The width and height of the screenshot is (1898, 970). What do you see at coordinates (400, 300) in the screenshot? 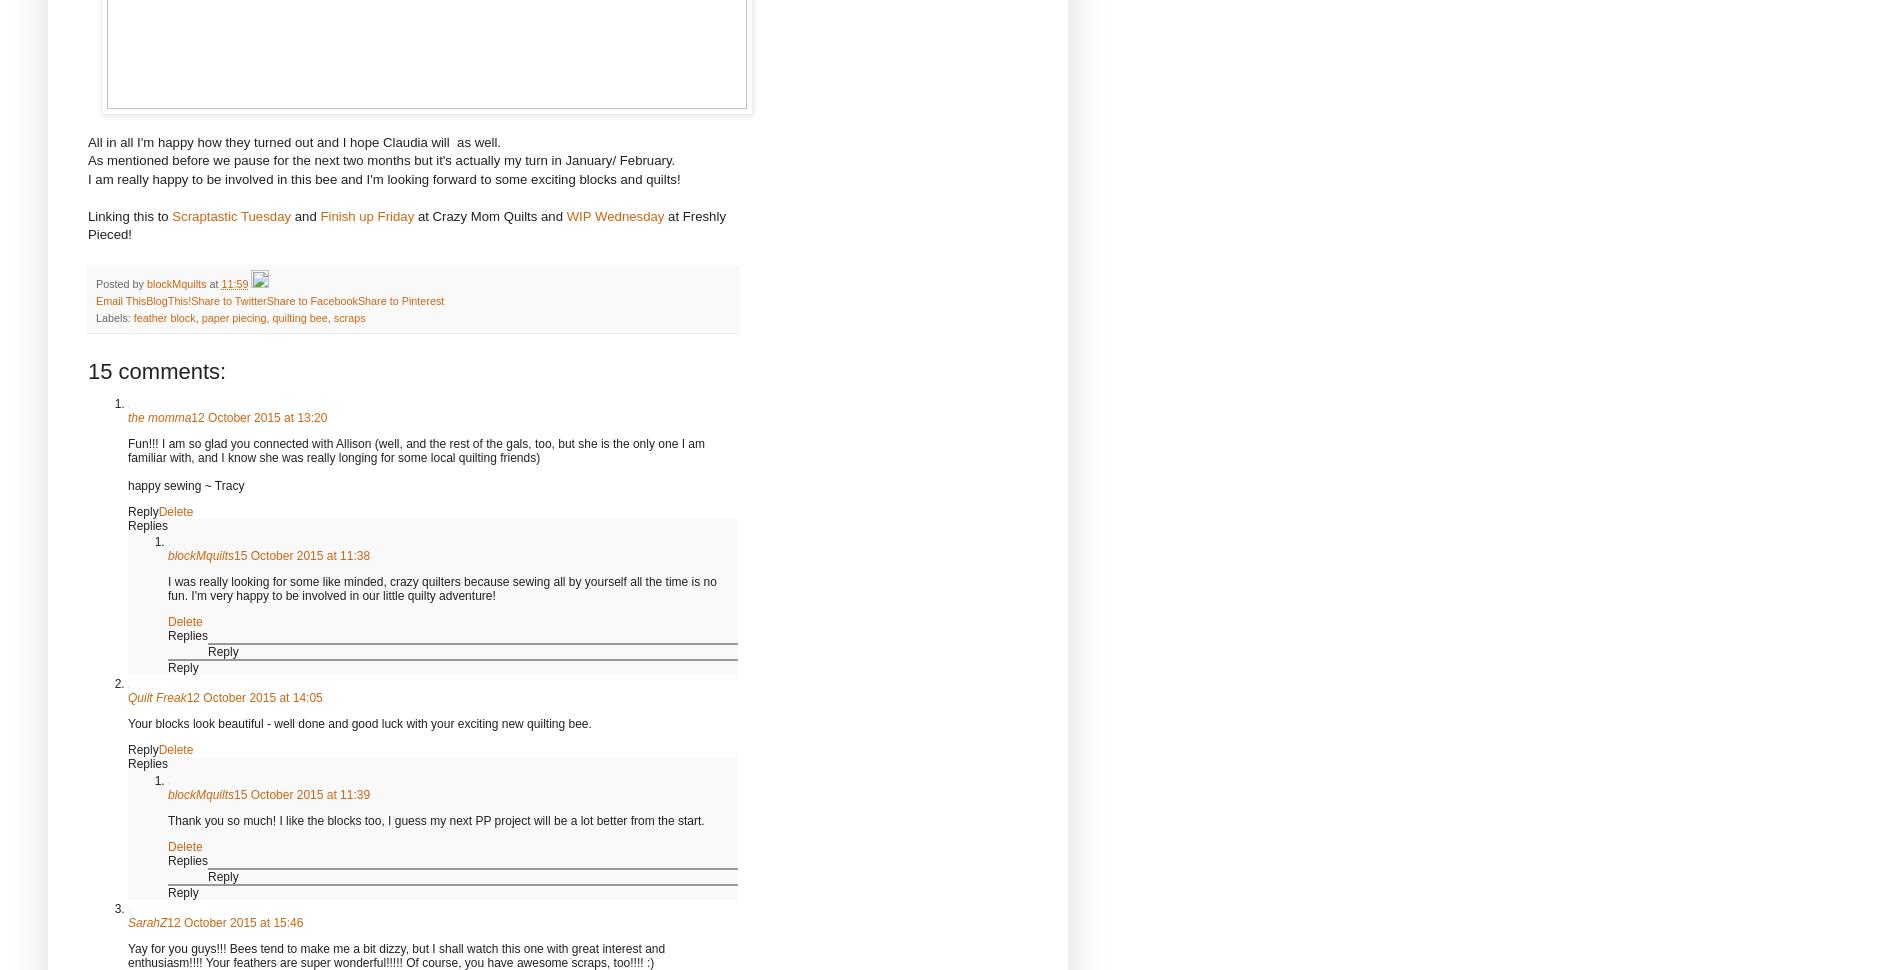
I see `'Share to Pinterest'` at bounding box center [400, 300].